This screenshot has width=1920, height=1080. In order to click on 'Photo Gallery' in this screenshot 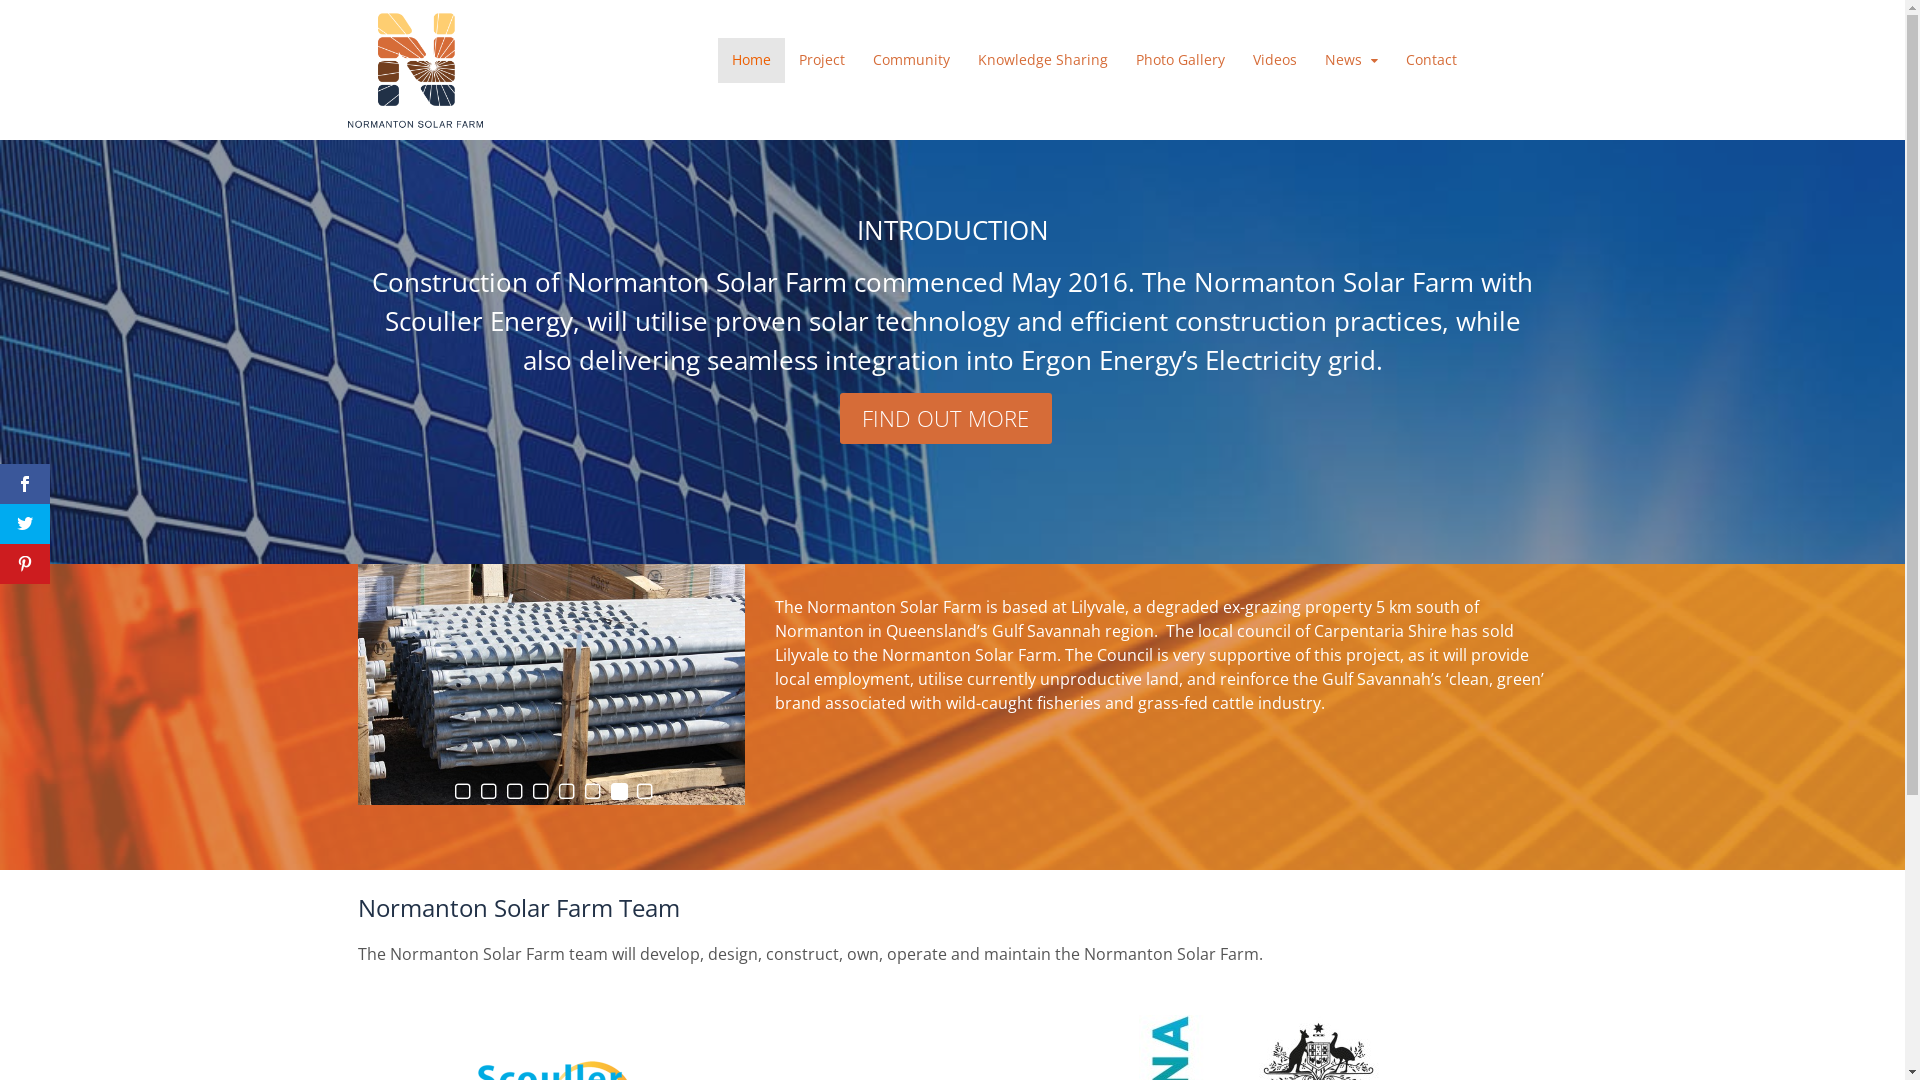, I will do `click(1122, 59)`.